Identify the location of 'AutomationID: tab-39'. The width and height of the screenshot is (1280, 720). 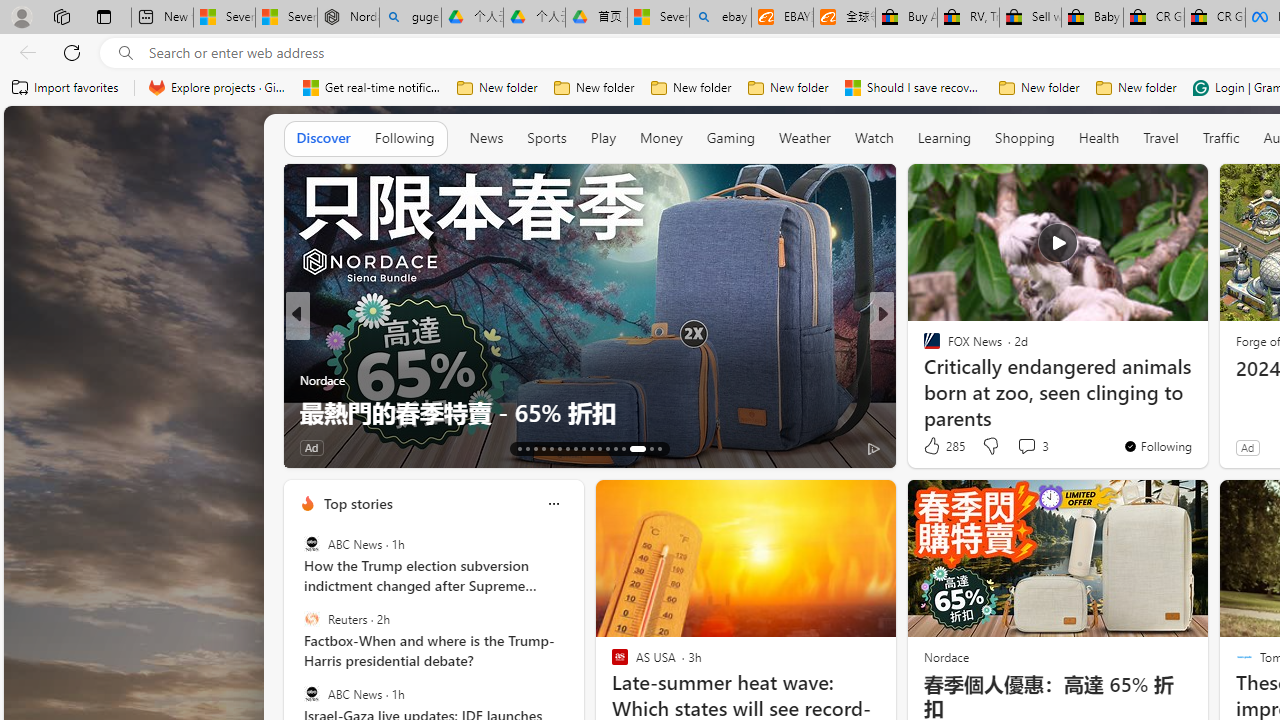
(623, 447).